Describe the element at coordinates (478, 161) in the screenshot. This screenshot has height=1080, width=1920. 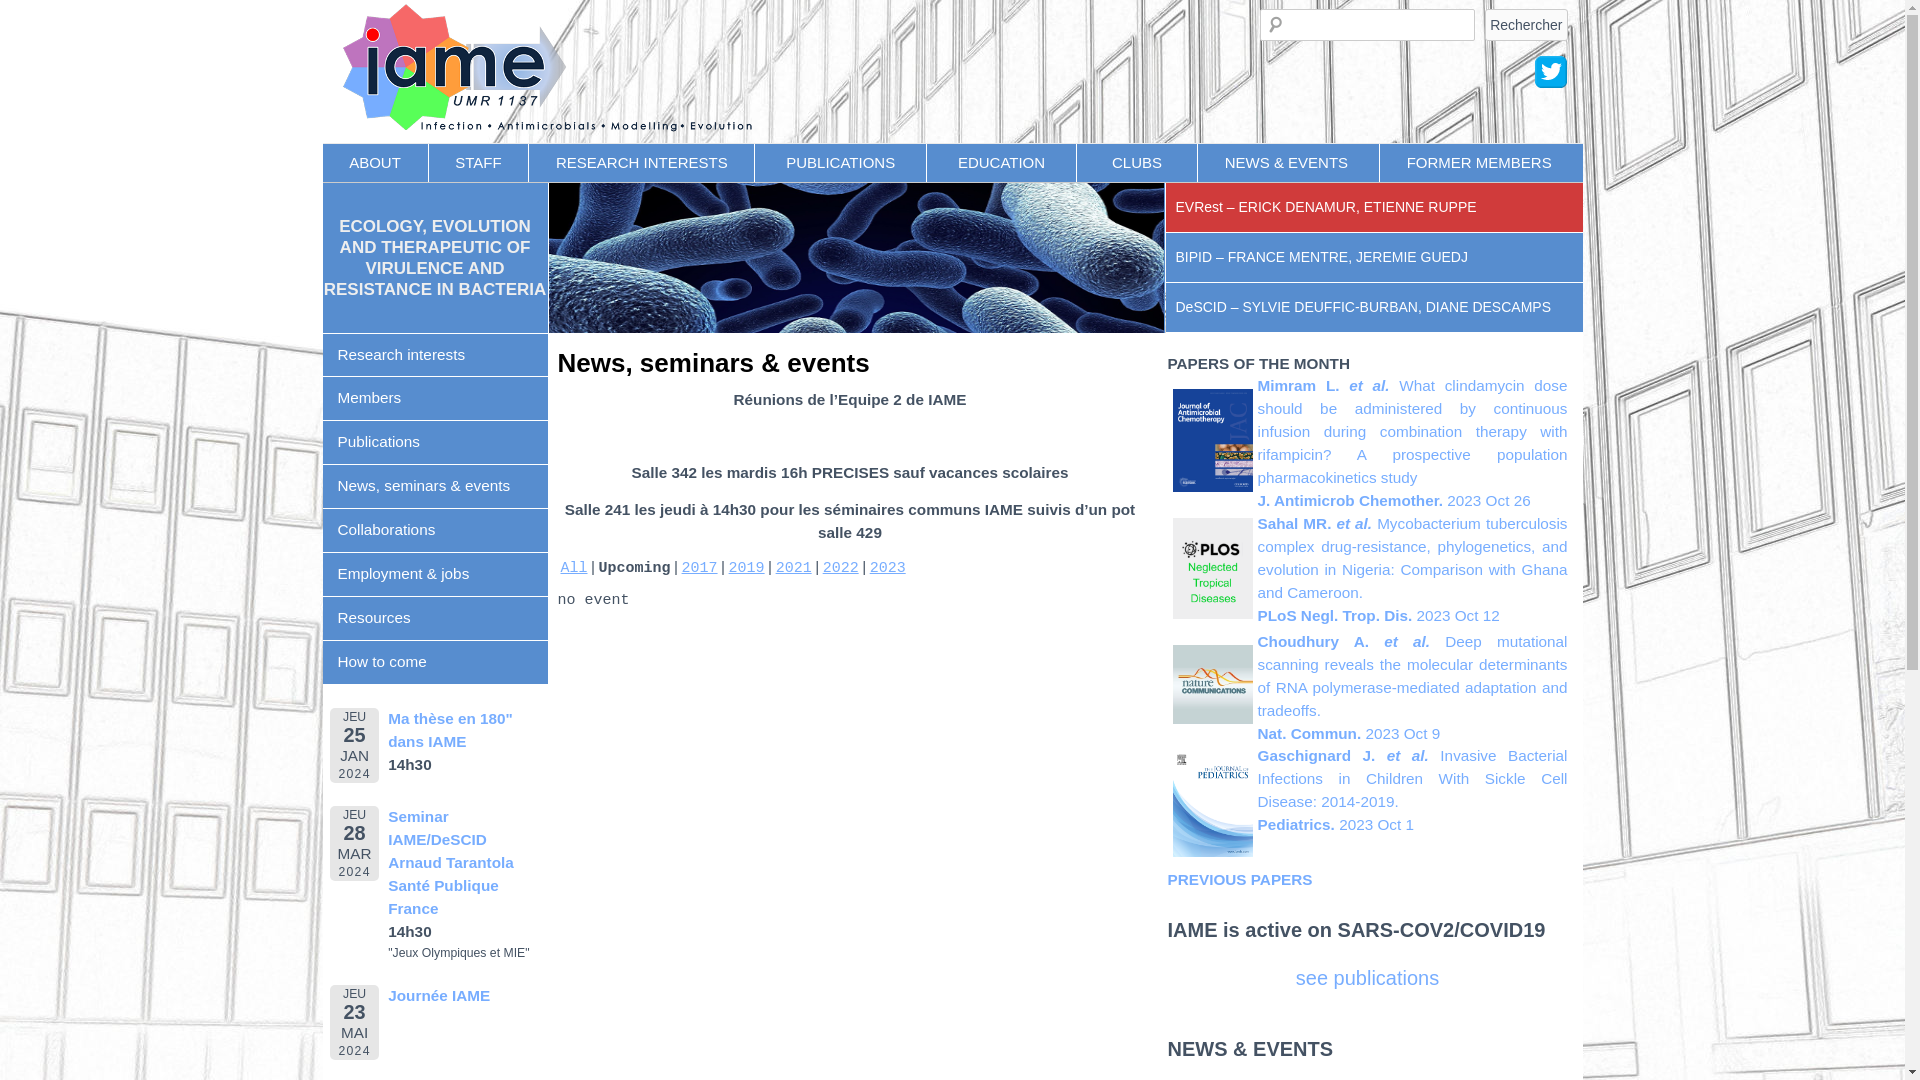
I see `'STAFF'` at that location.